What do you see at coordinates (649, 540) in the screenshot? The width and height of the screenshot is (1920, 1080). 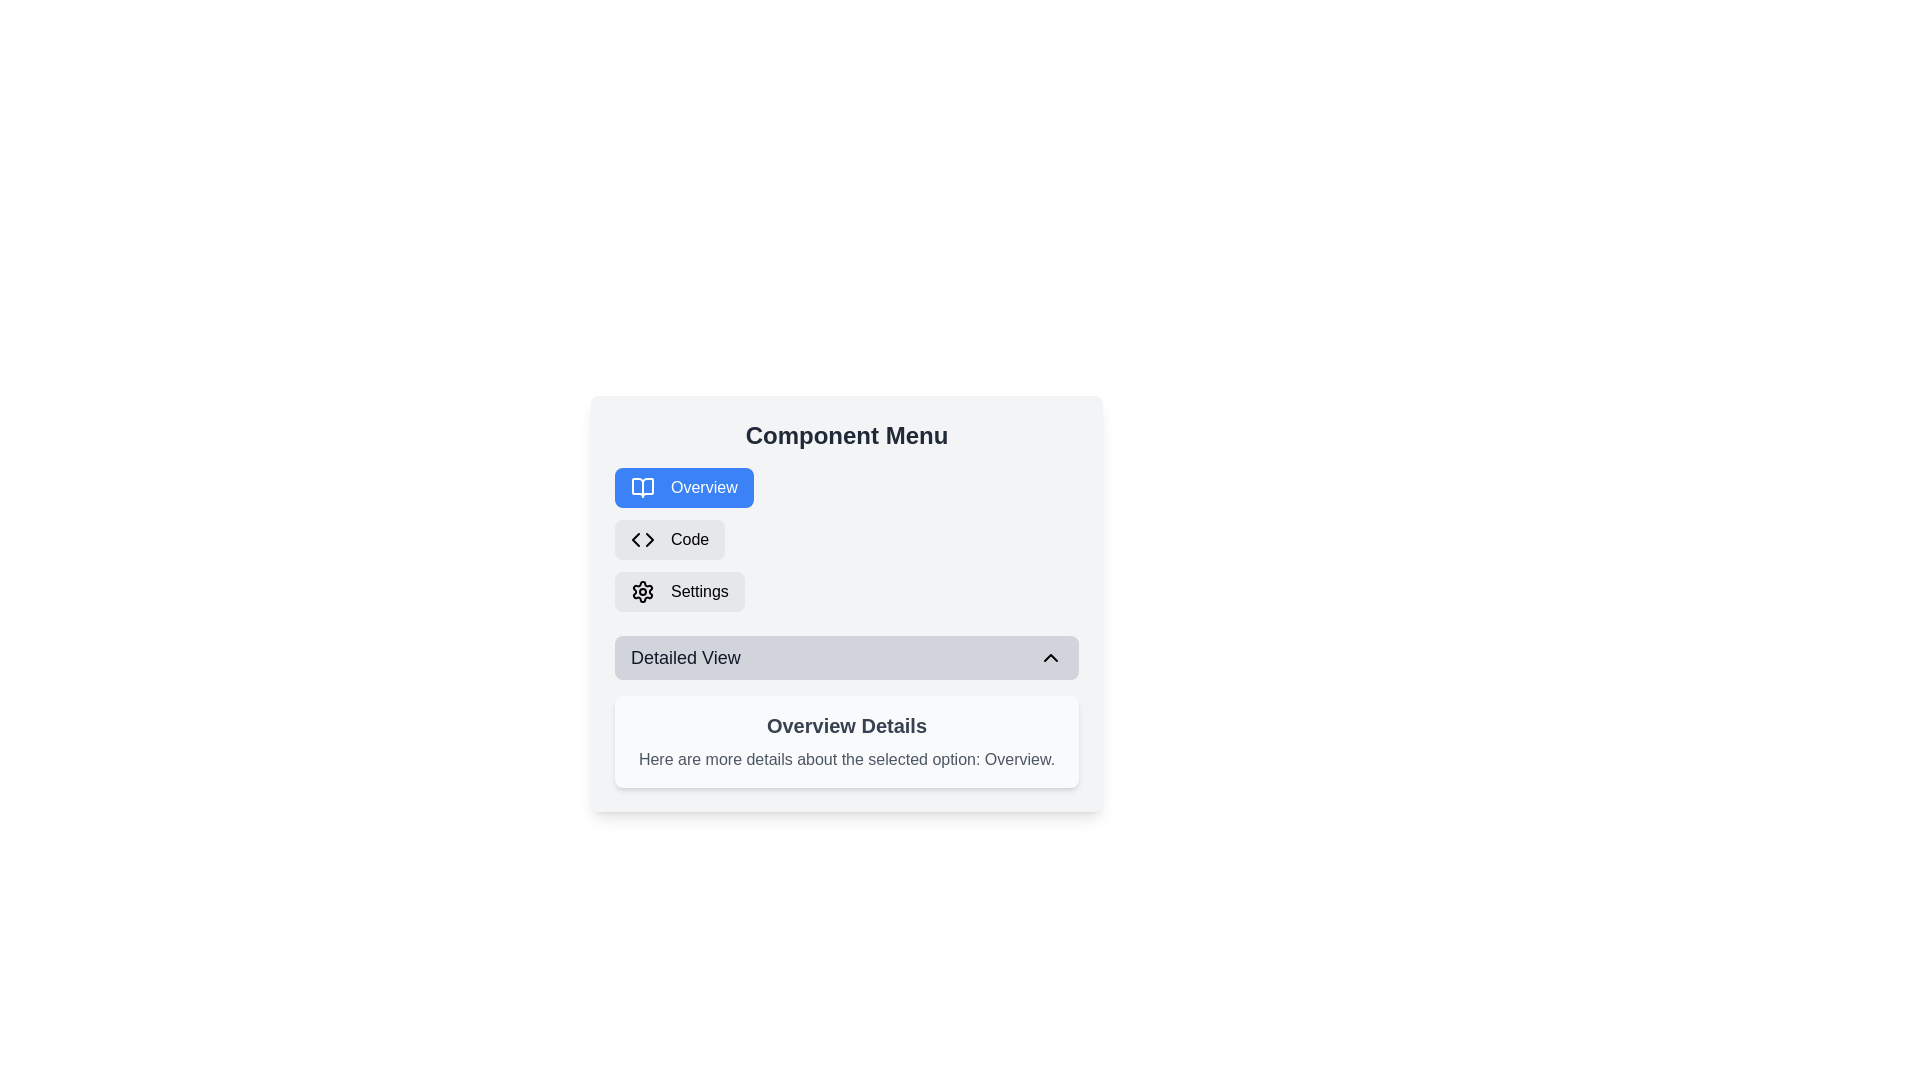 I see `the right-pointing caret symbol of the code-related function icon group, positioned between the 'Overview' and 'Settings' buttons` at bounding box center [649, 540].